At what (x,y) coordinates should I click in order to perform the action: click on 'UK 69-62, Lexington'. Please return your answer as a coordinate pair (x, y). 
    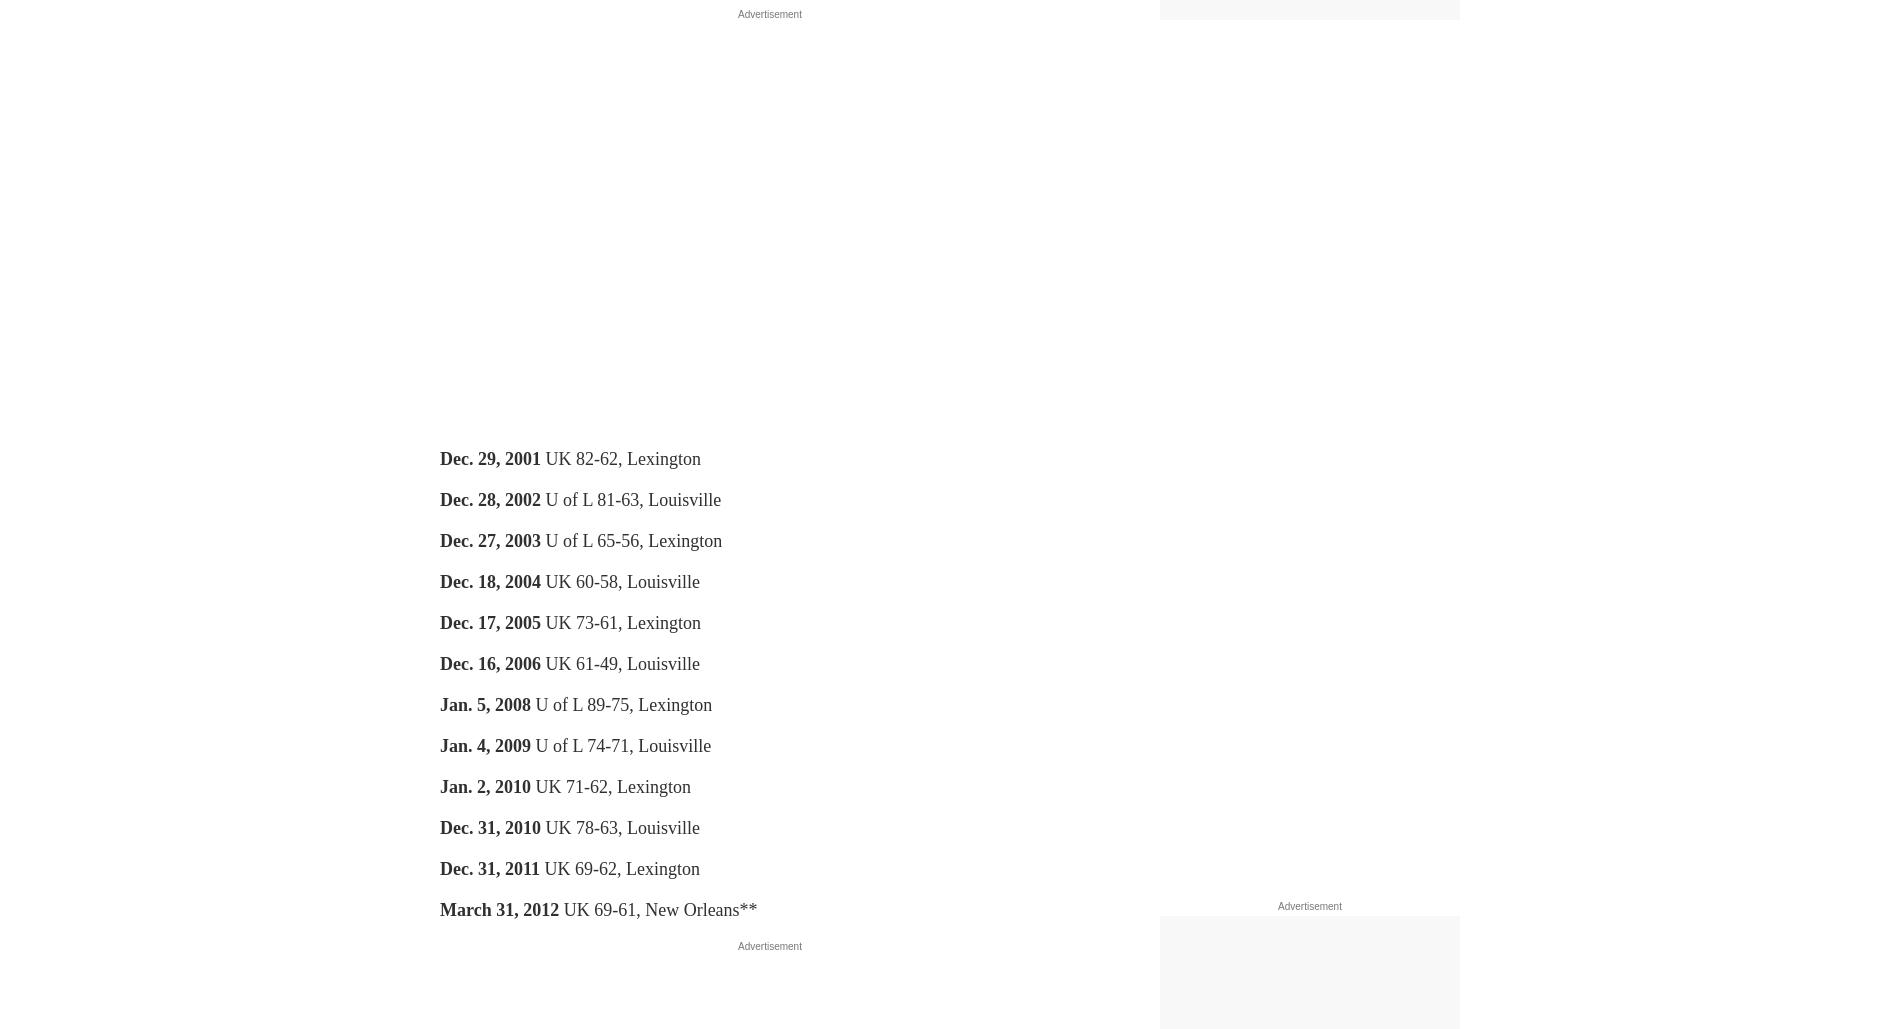
    Looking at the image, I should click on (619, 867).